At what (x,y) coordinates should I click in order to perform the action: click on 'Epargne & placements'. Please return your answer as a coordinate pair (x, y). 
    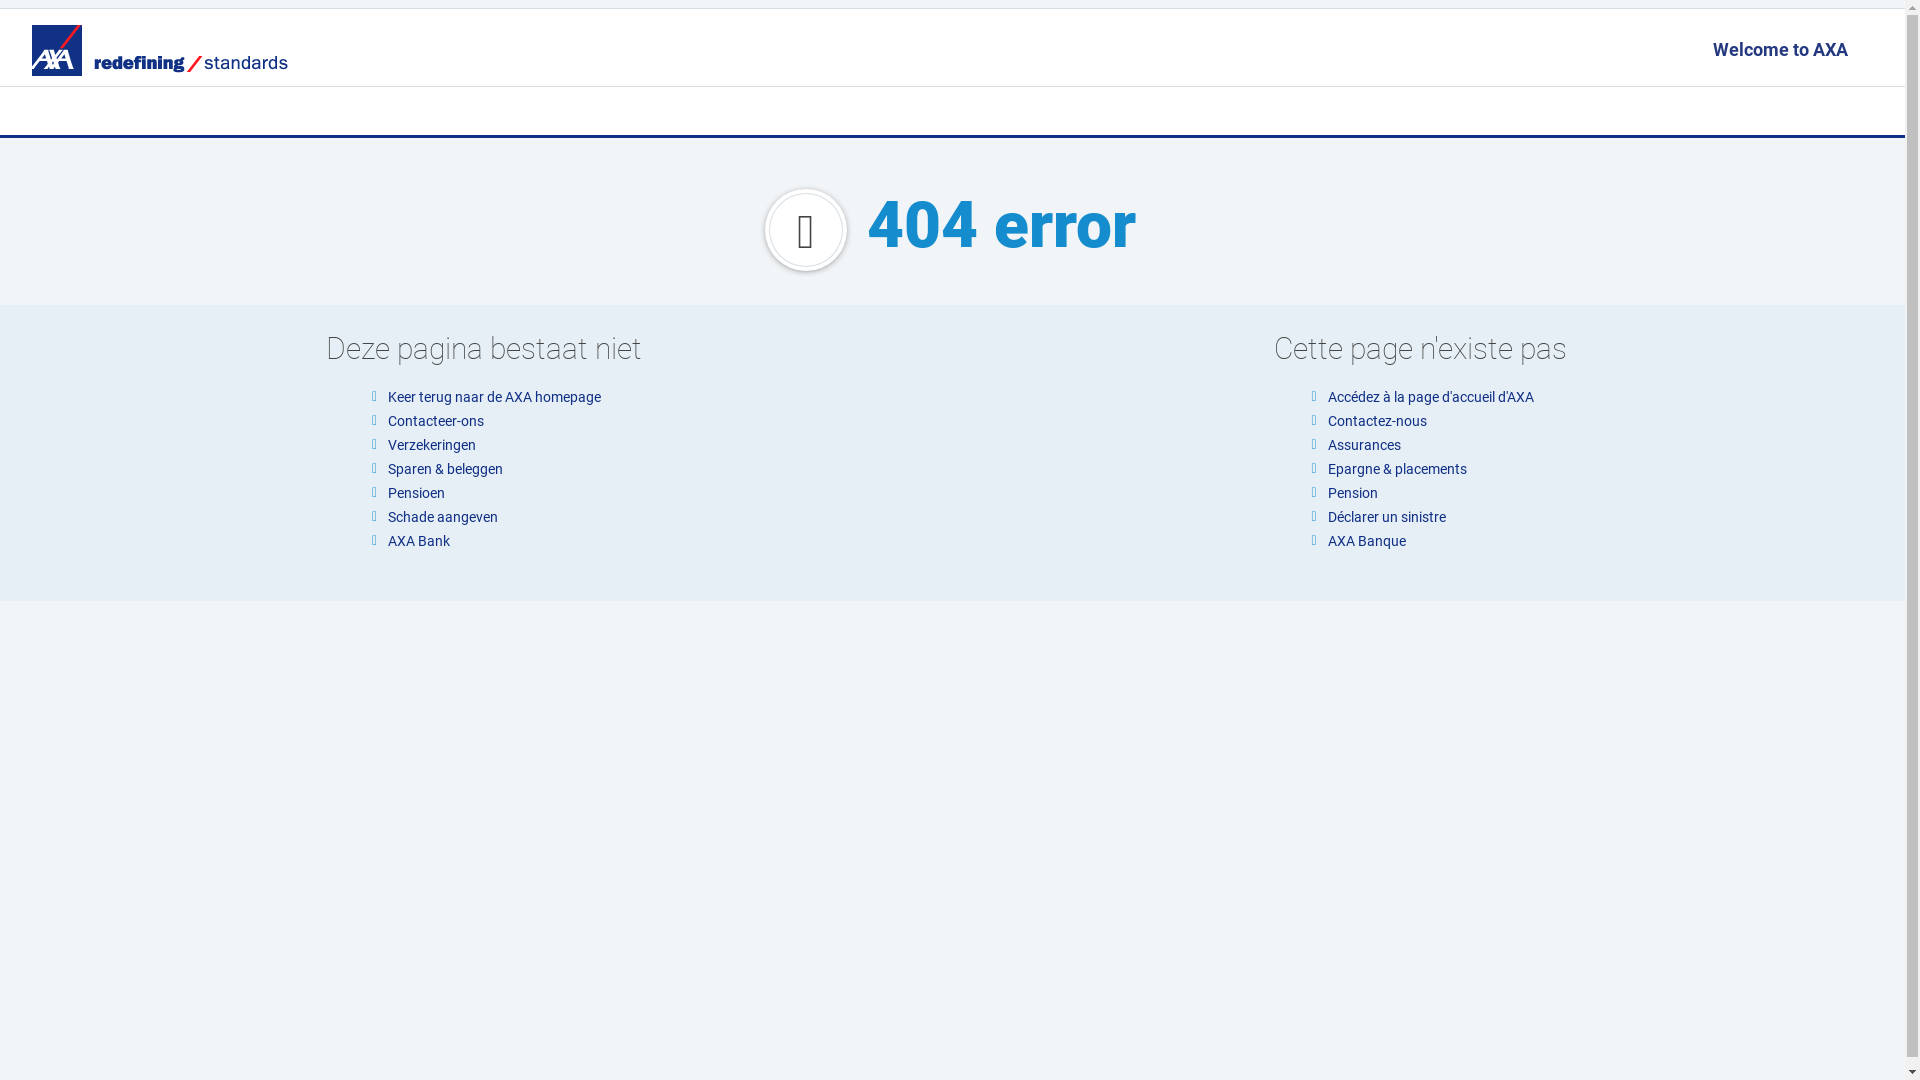
    Looking at the image, I should click on (1396, 469).